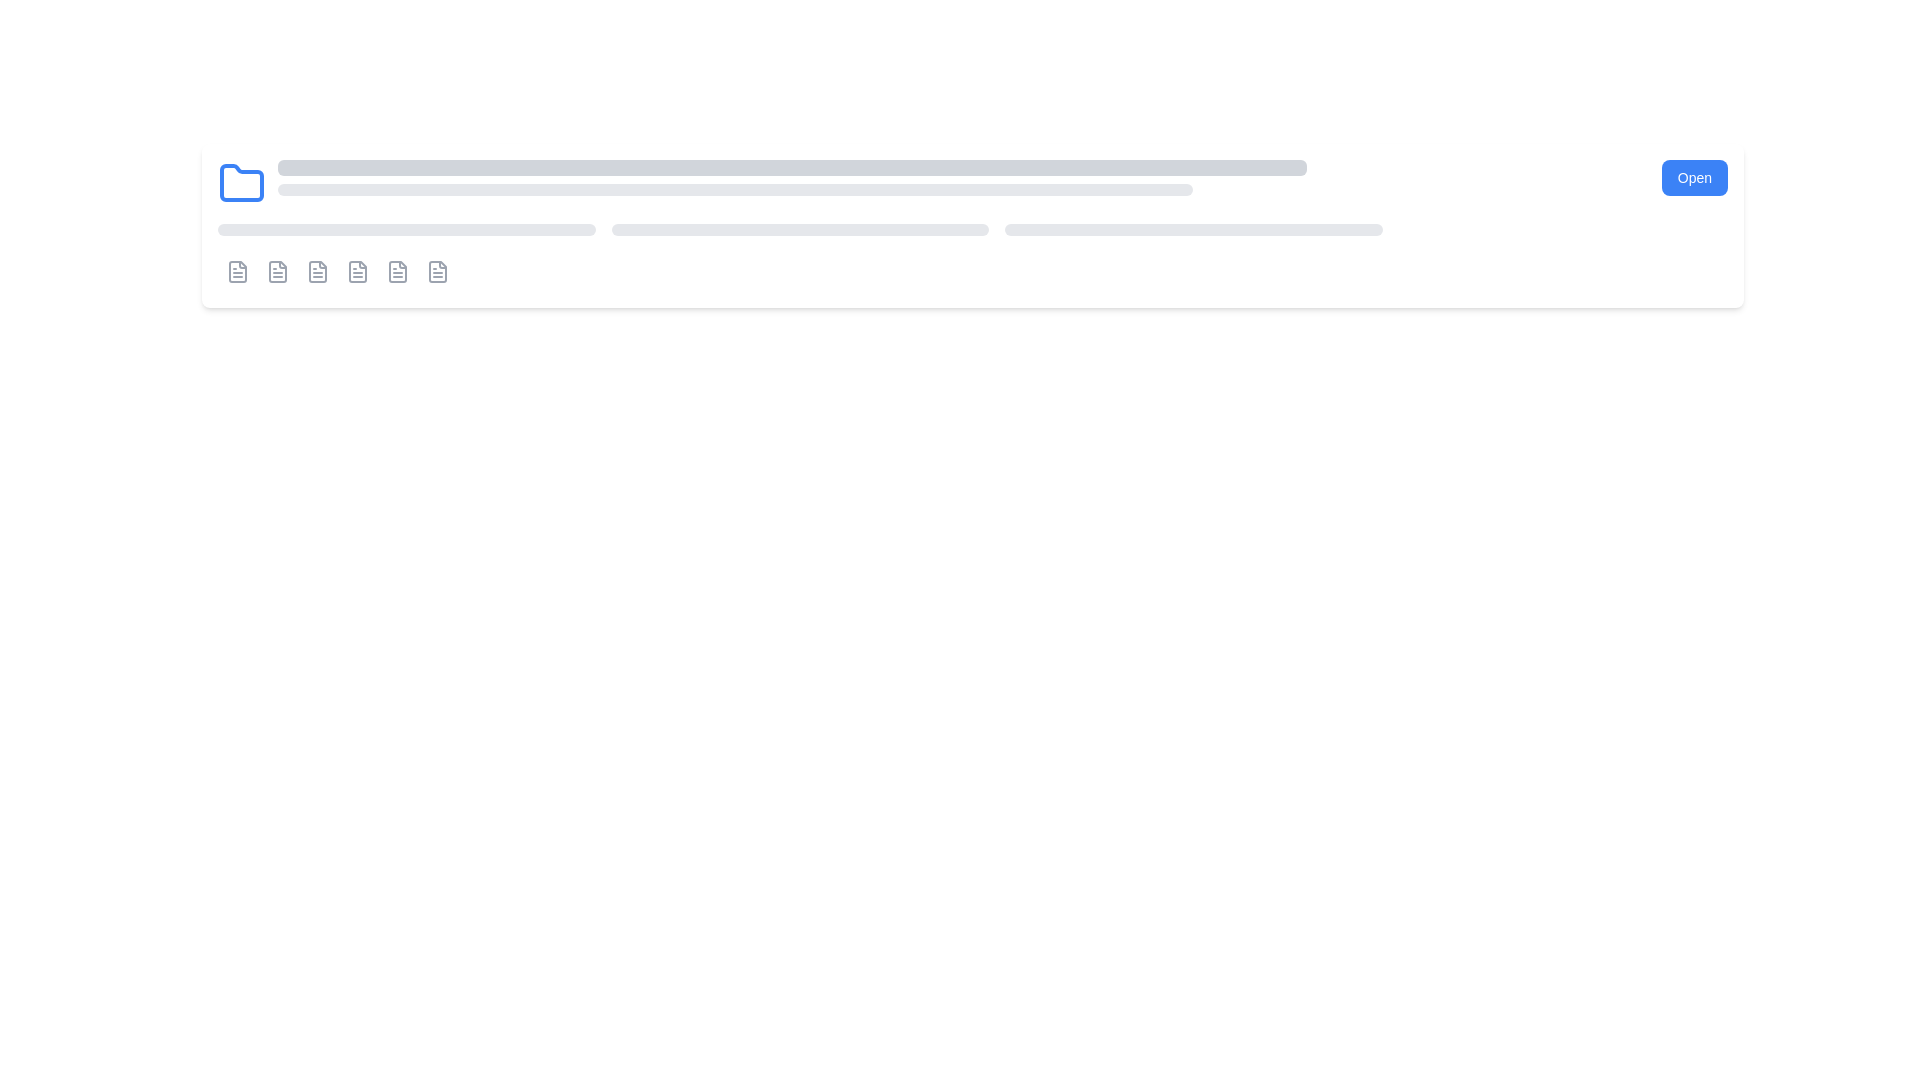  I want to click on the blue folder icon located at the far left of the horizontal section, which is the first element in the layout, so click(240, 184).